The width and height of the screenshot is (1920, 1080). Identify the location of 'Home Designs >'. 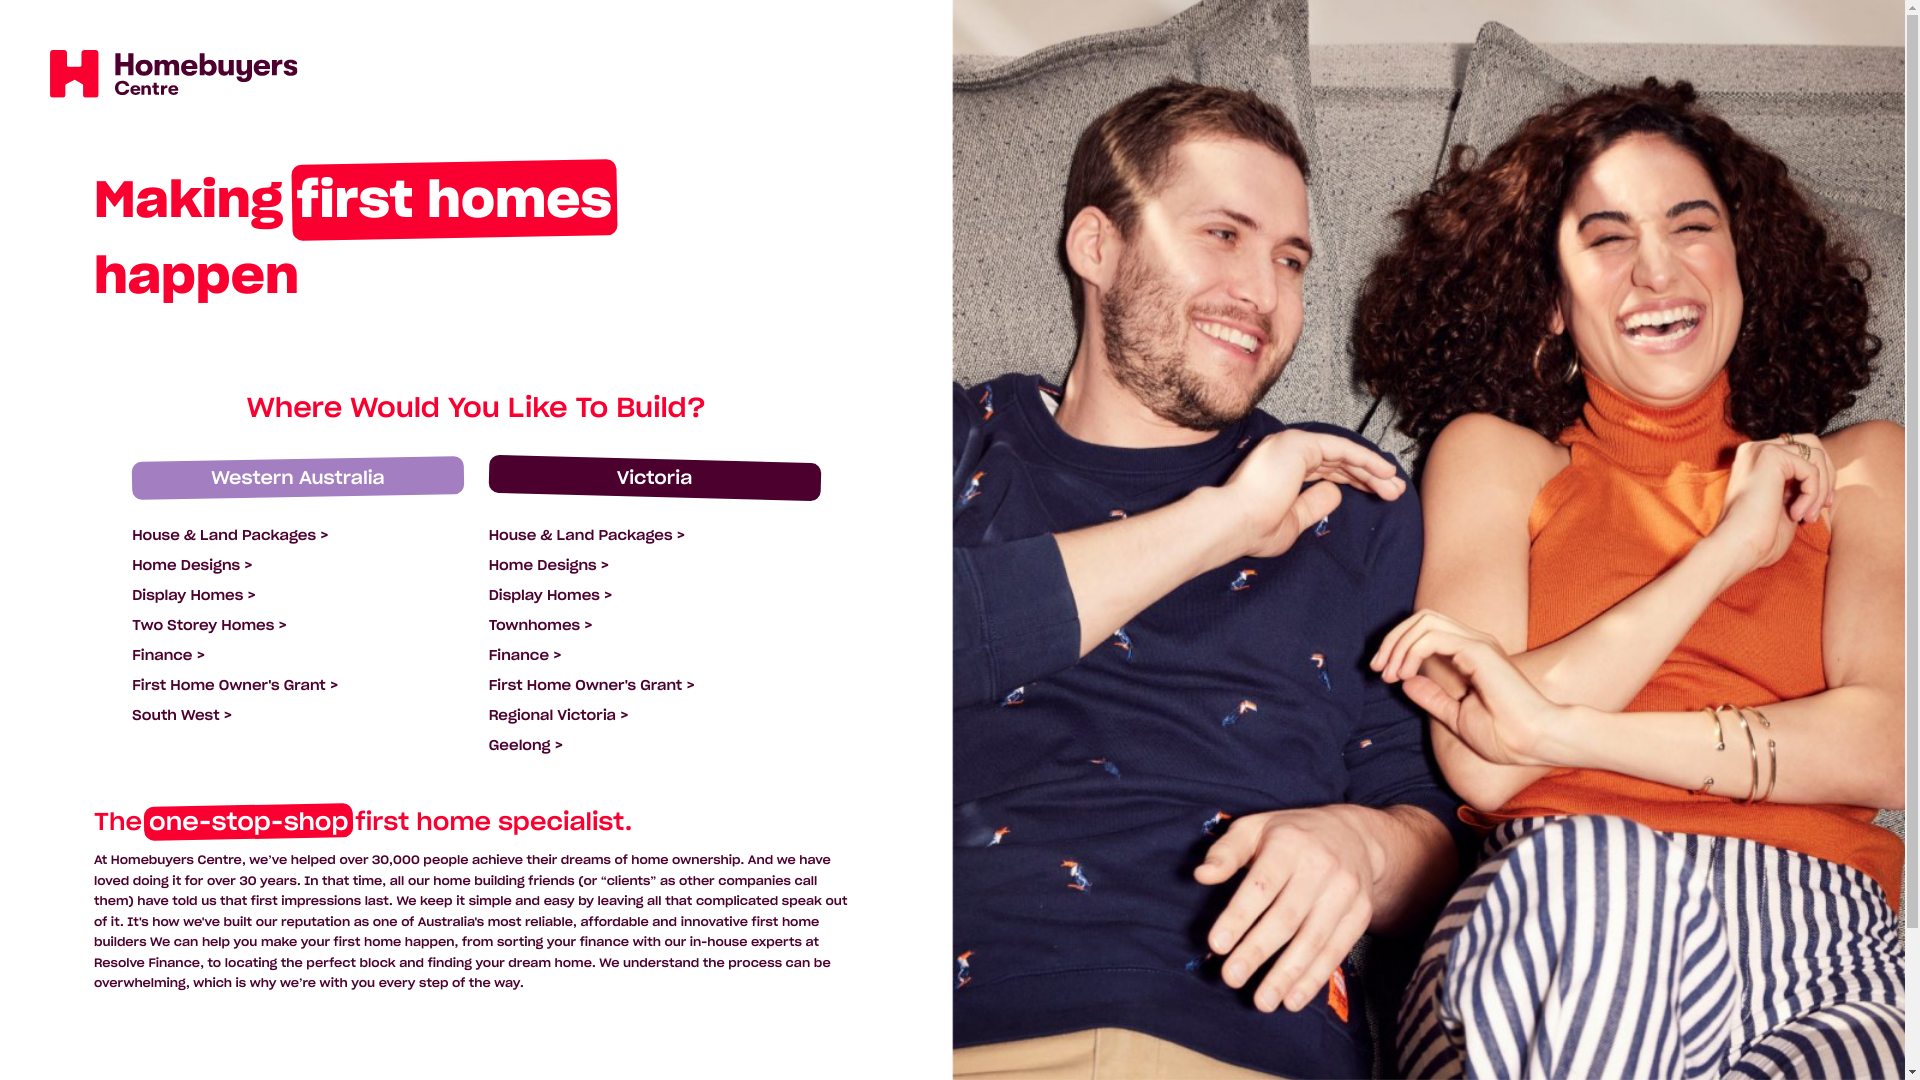
(548, 564).